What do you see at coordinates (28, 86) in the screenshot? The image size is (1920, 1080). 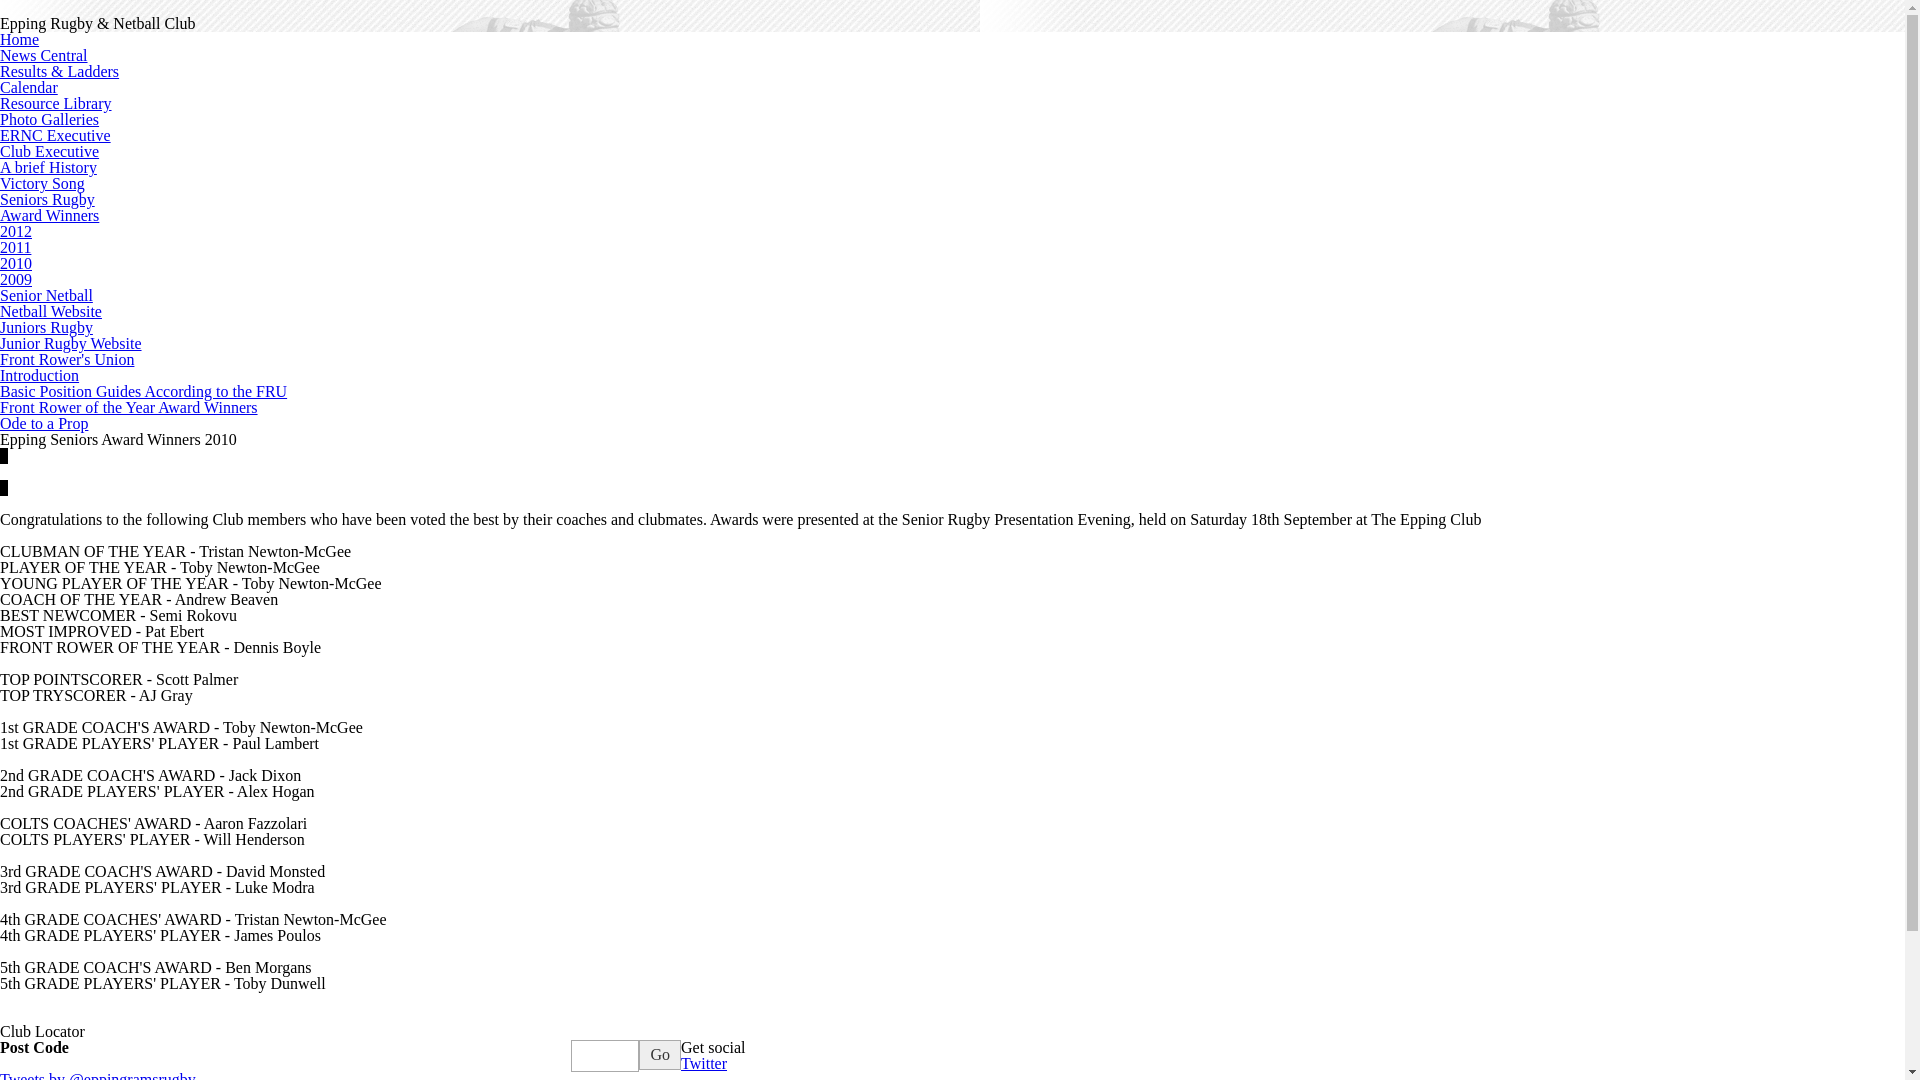 I see `'Calendar'` at bounding box center [28, 86].